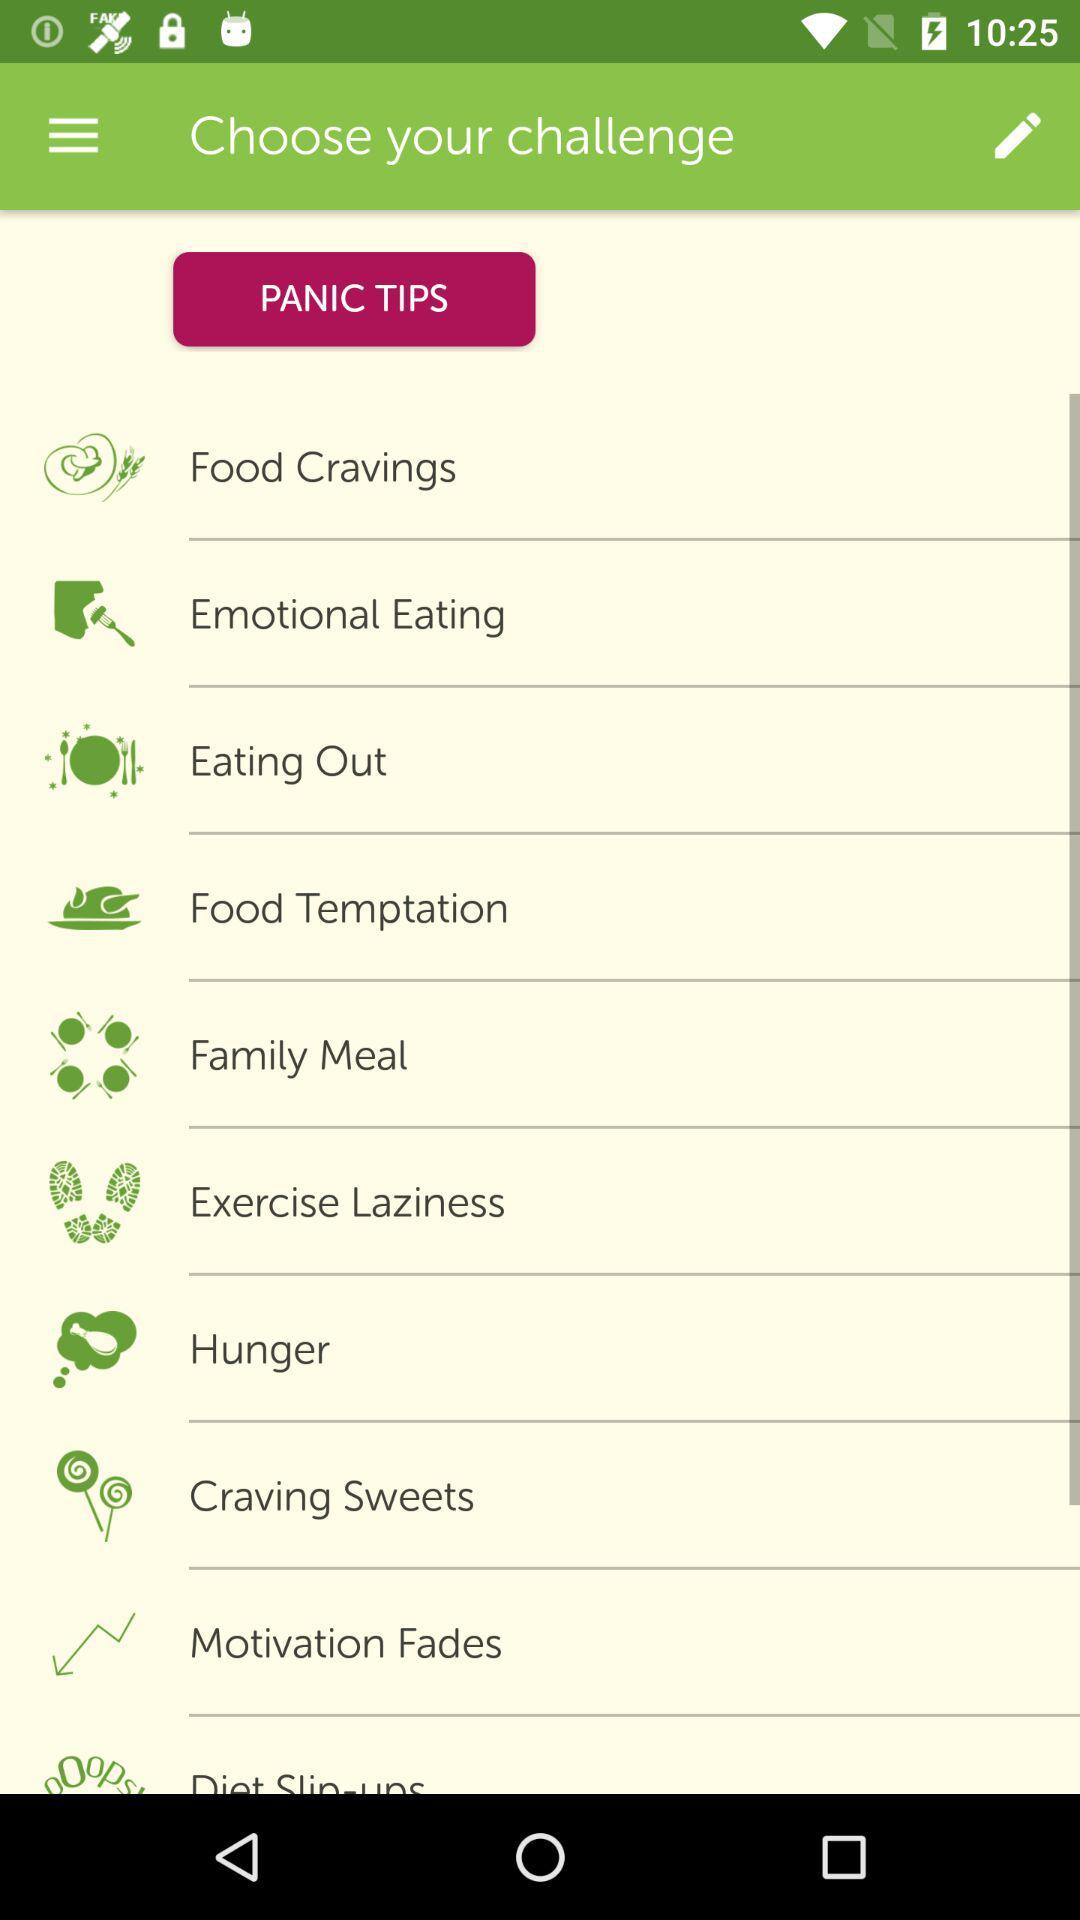 This screenshot has height=1920, width=1080. I want to click on the icon at the top right corner, so click(1017, 135).